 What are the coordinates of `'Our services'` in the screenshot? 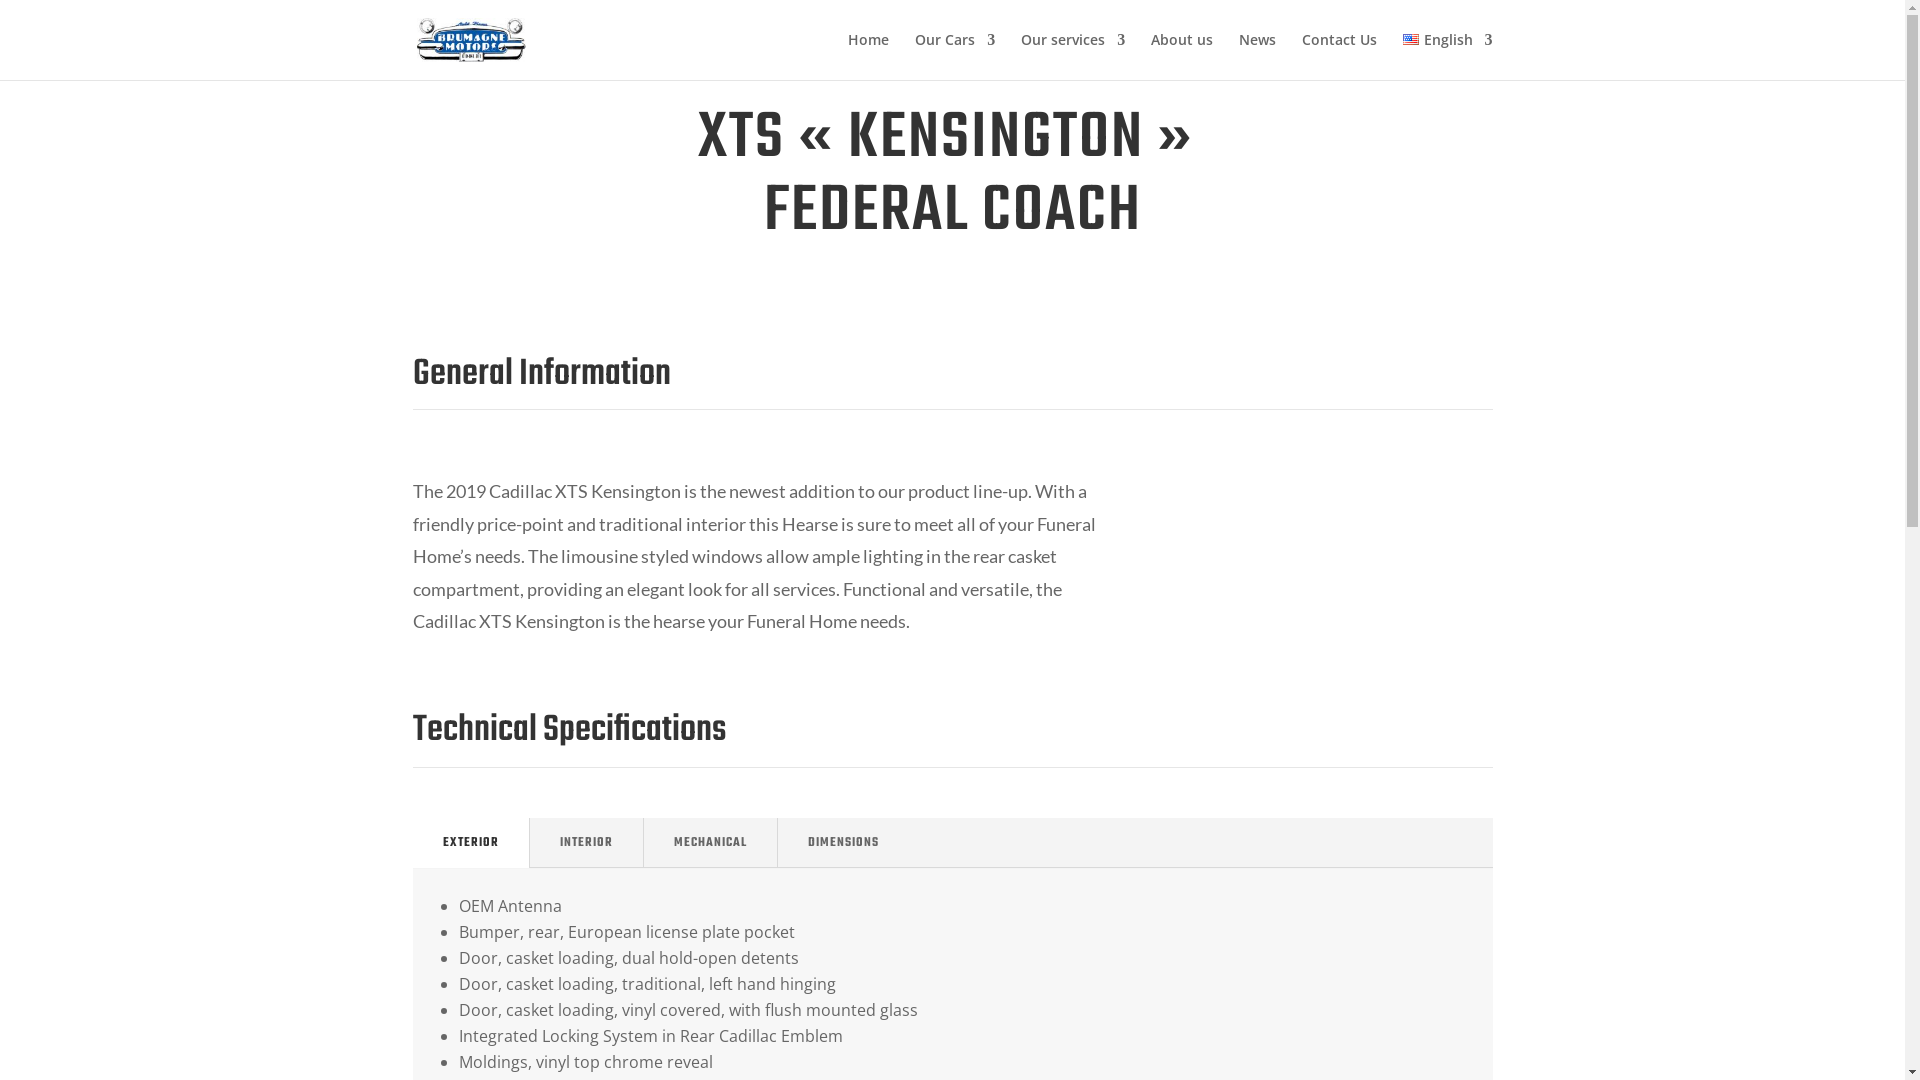 It's located at (1072, 55).